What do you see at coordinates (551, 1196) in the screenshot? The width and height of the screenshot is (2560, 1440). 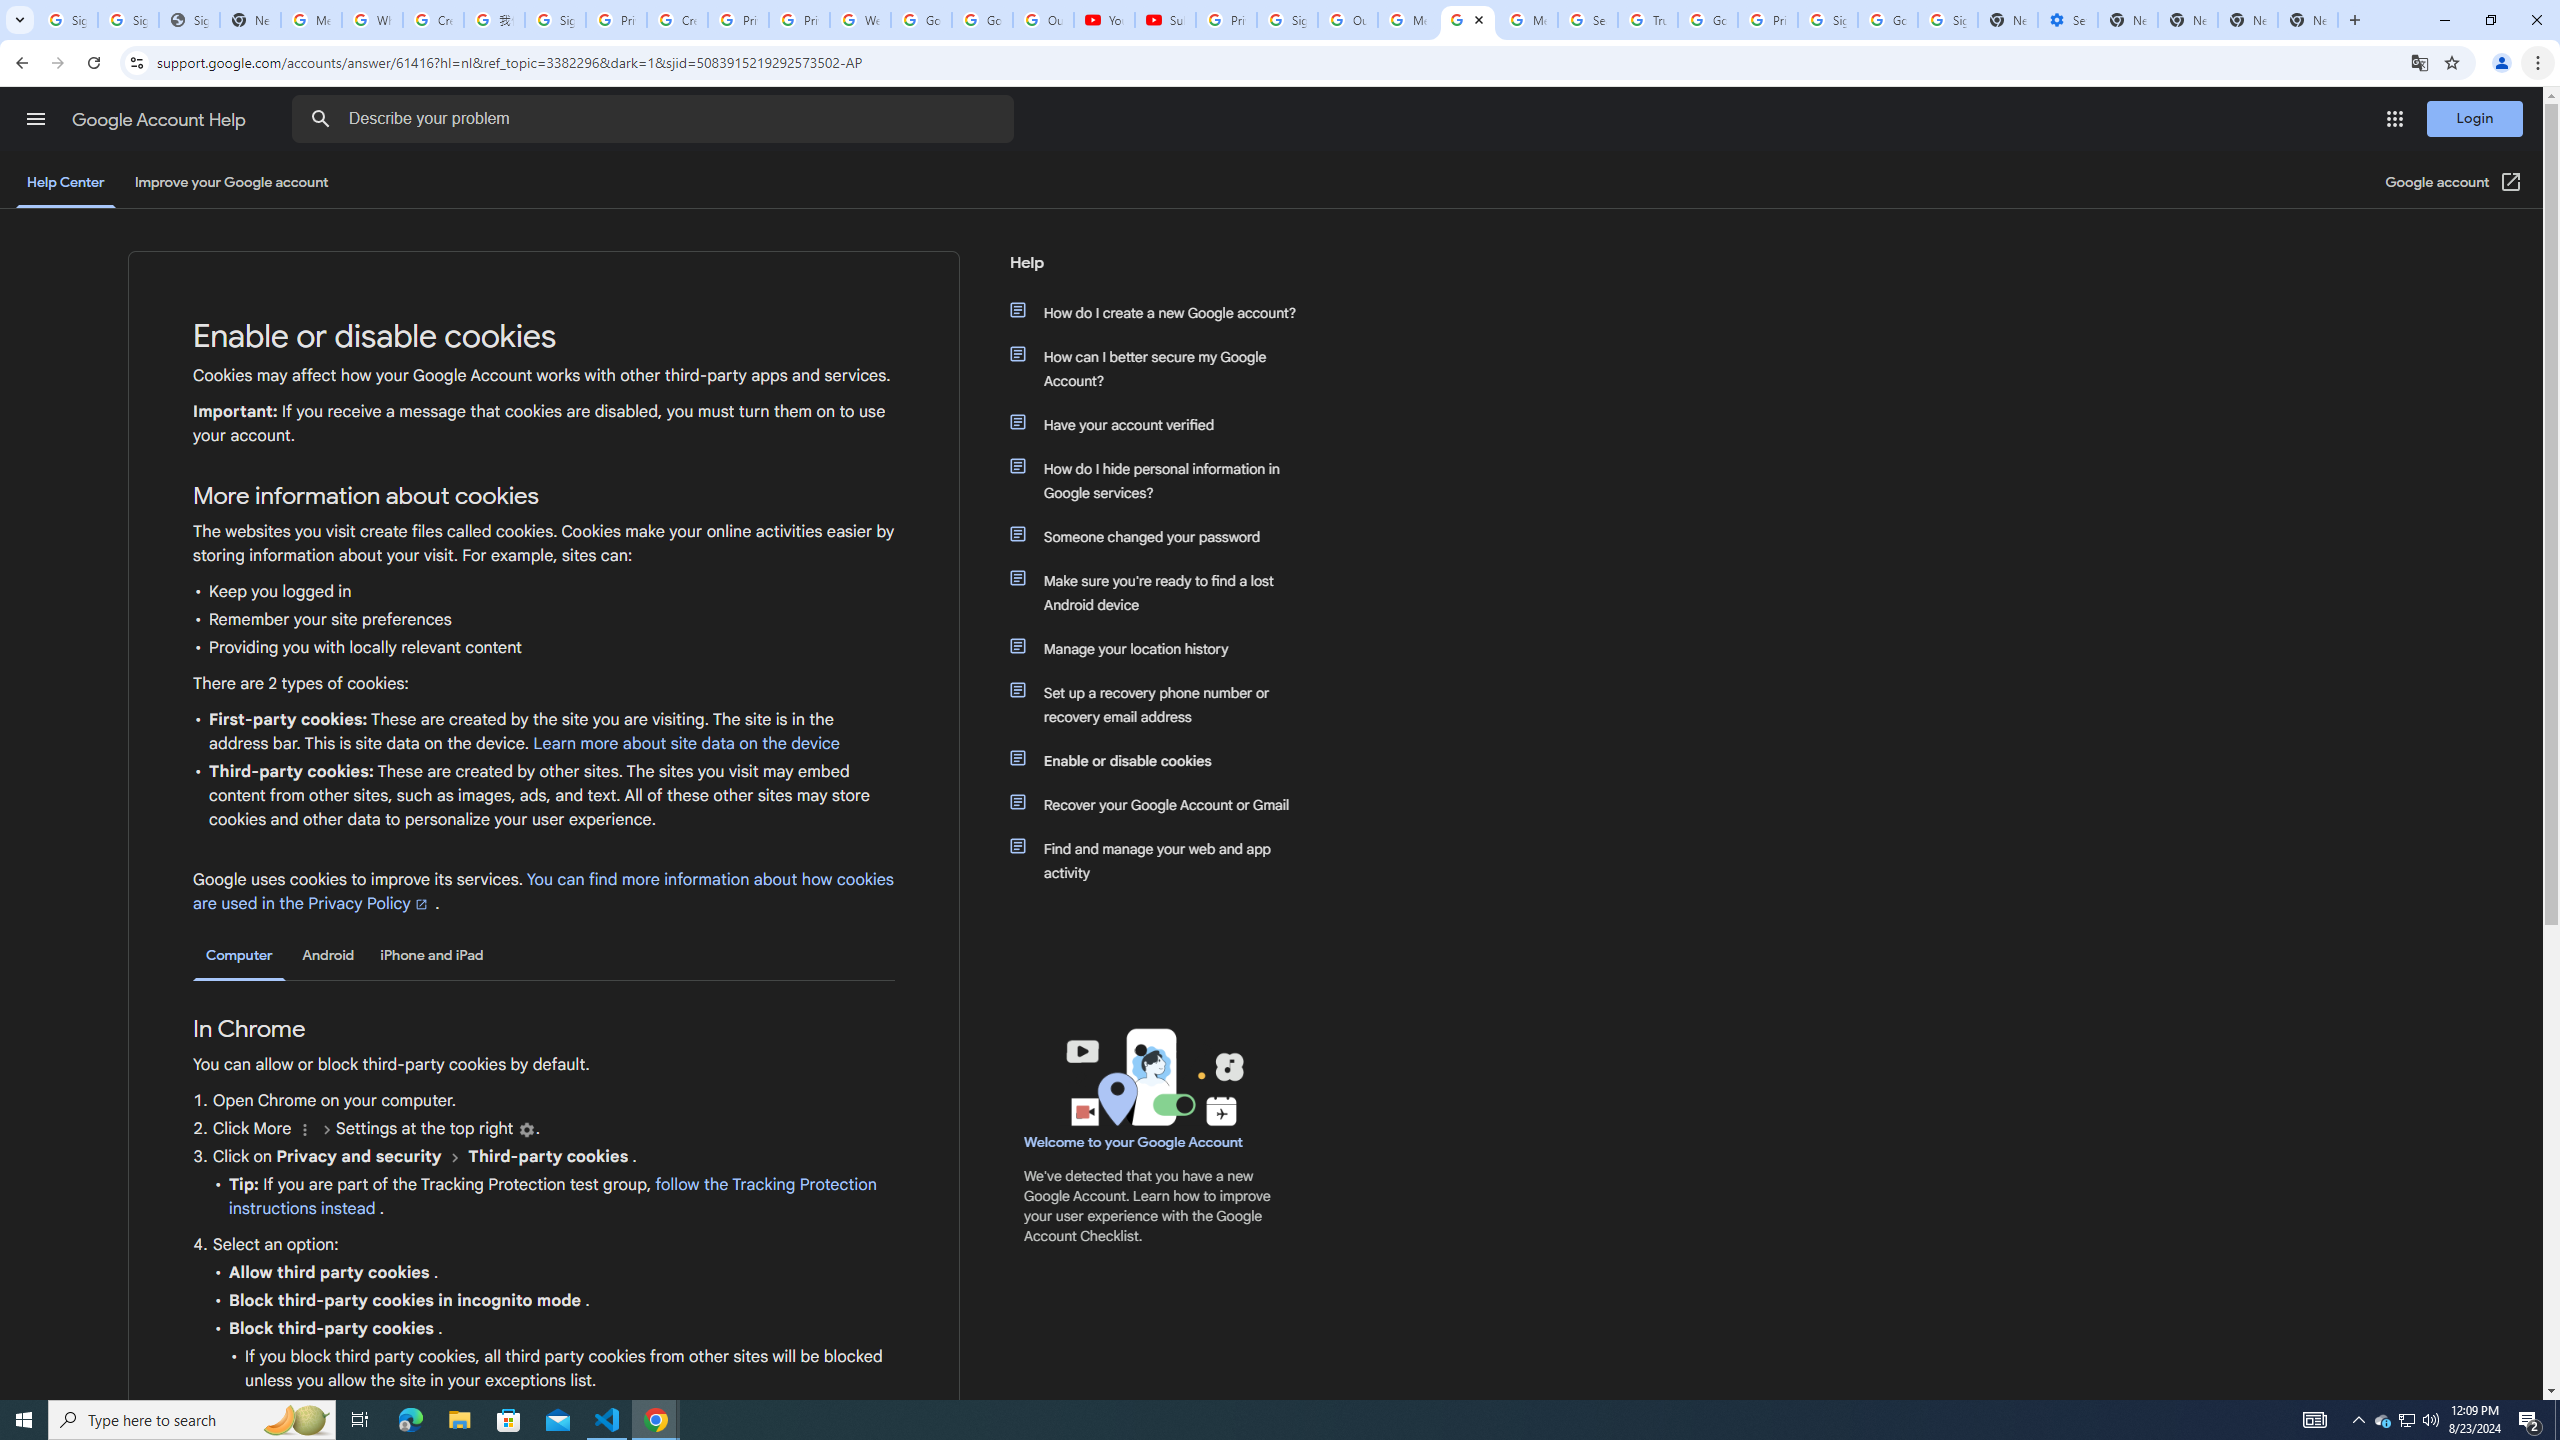 I see `'follow the Tracking Protection instructions instead'` at bounding box center [551, 1196].